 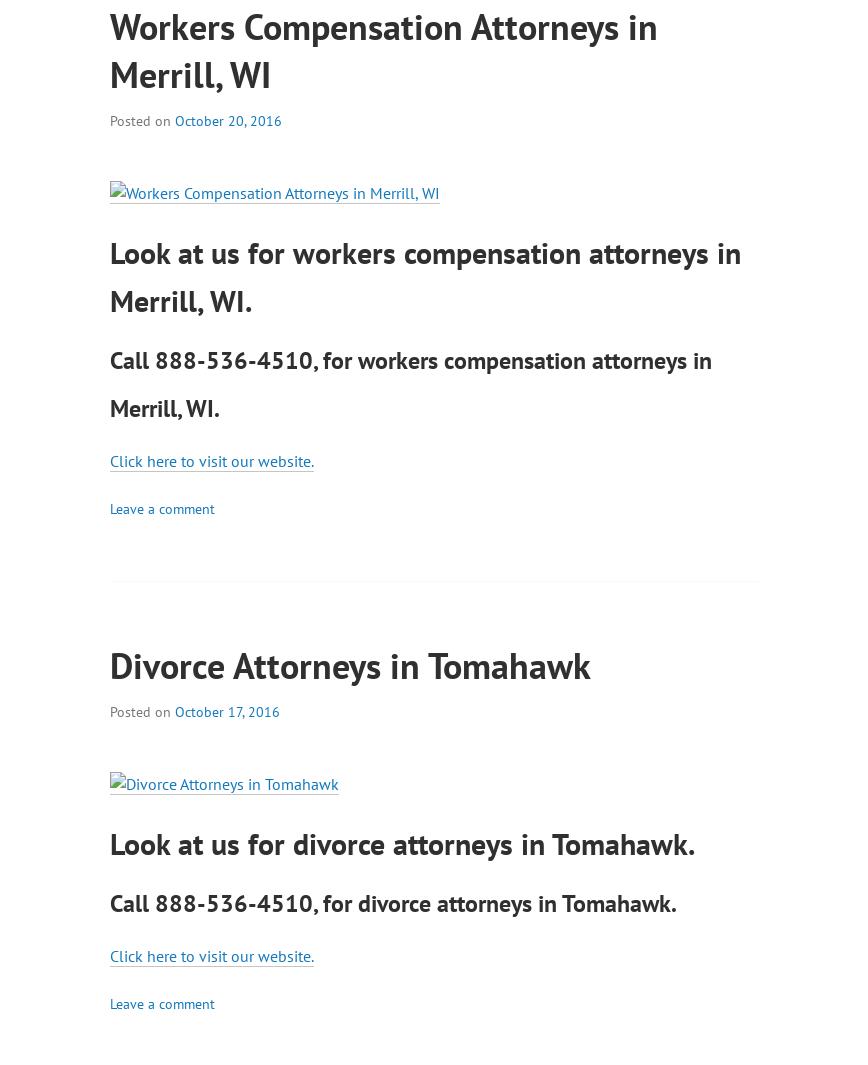 What do you see at coordinates (350, 664) in the screenshot?
I see `'Divorce Attorneys in Tomahawk'` at bounding box center [350, 664].